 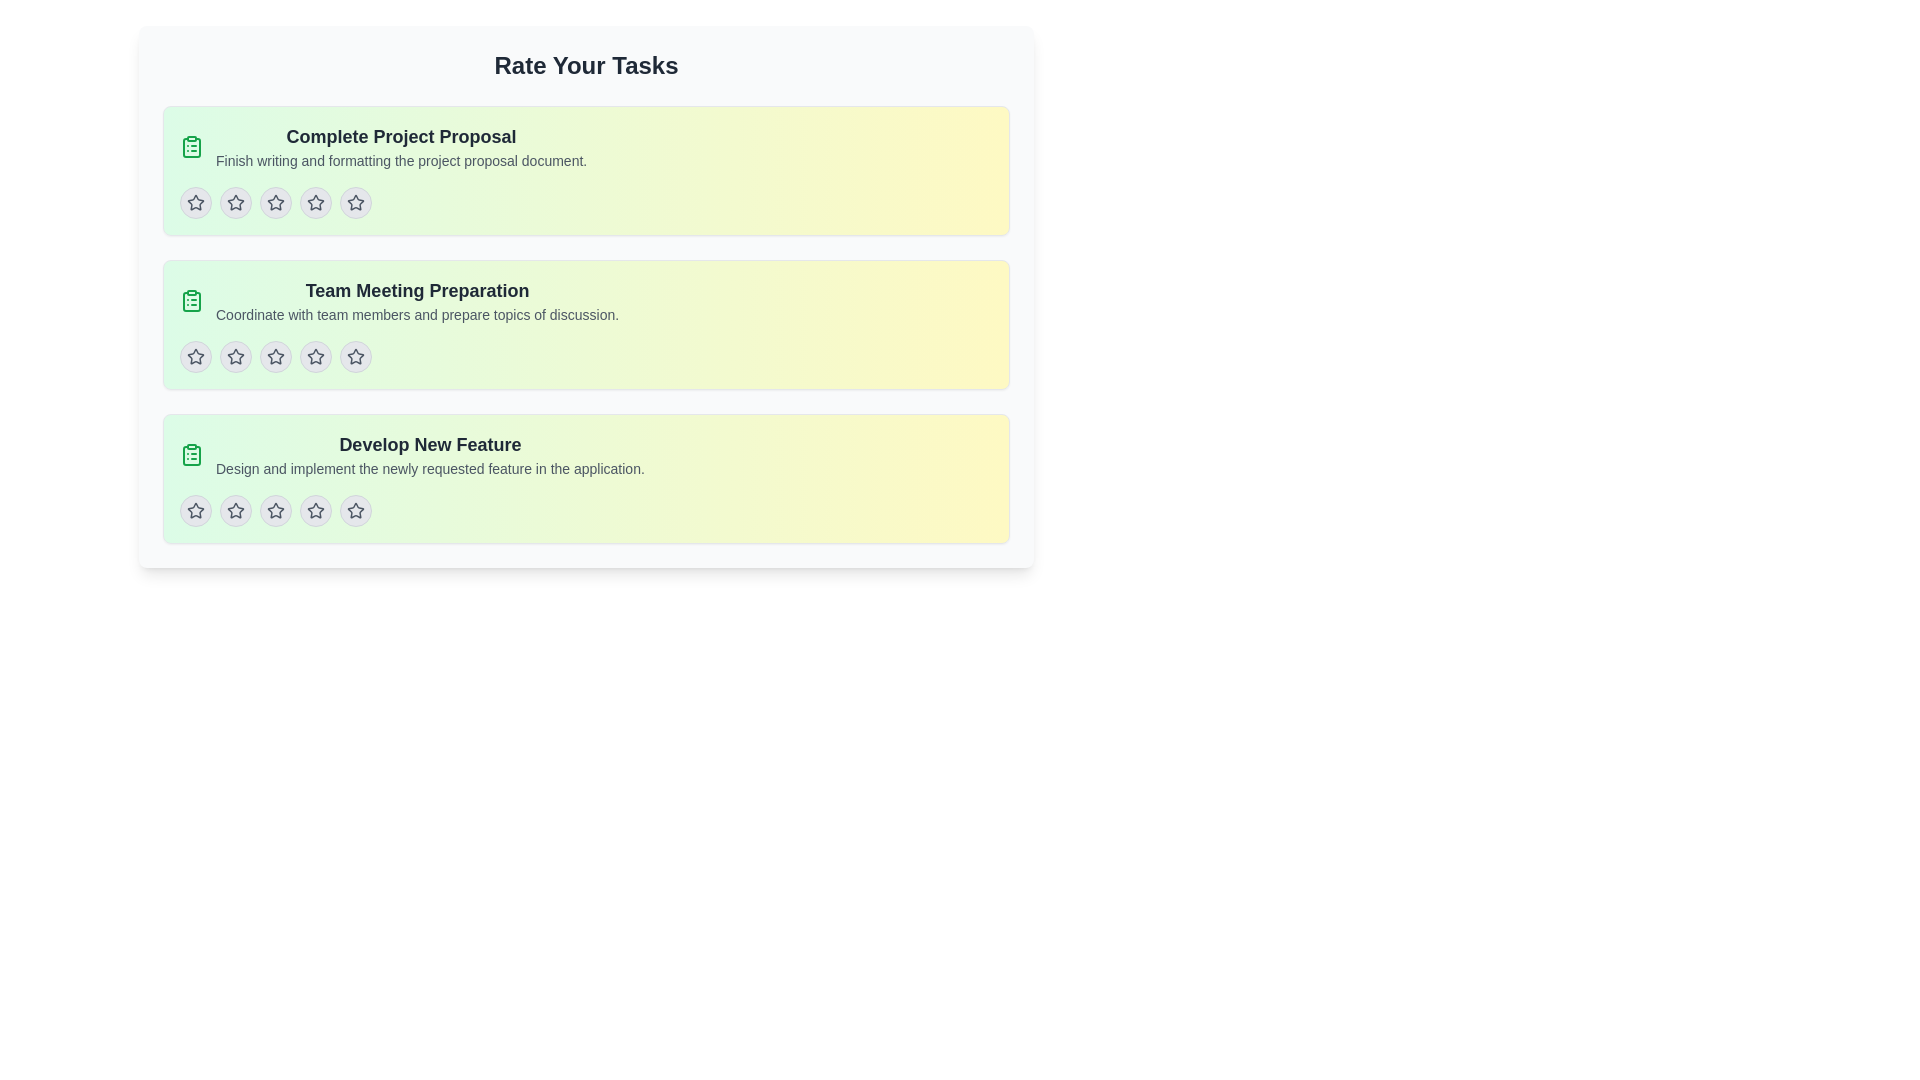 I want to click on the first star icon for rating located, so click(x=196, y=202).